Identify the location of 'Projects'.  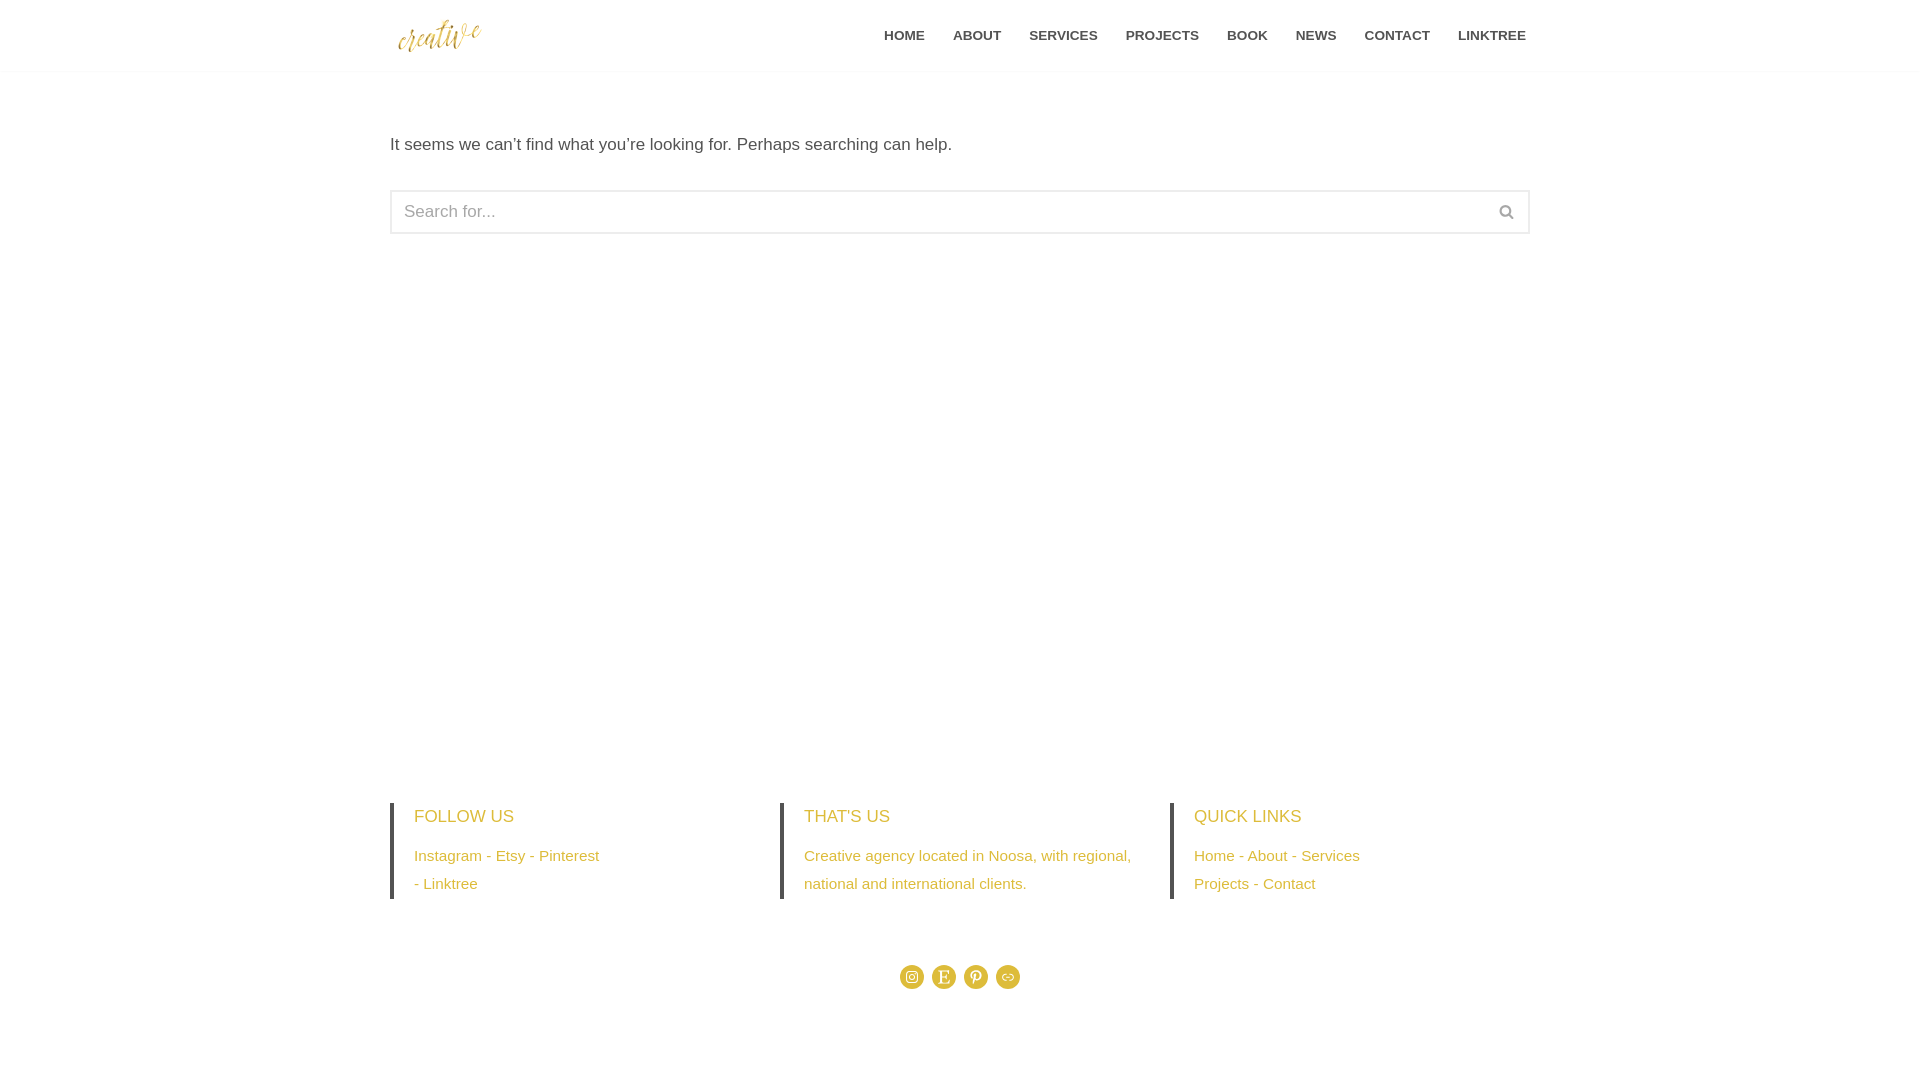
(1220, 882).